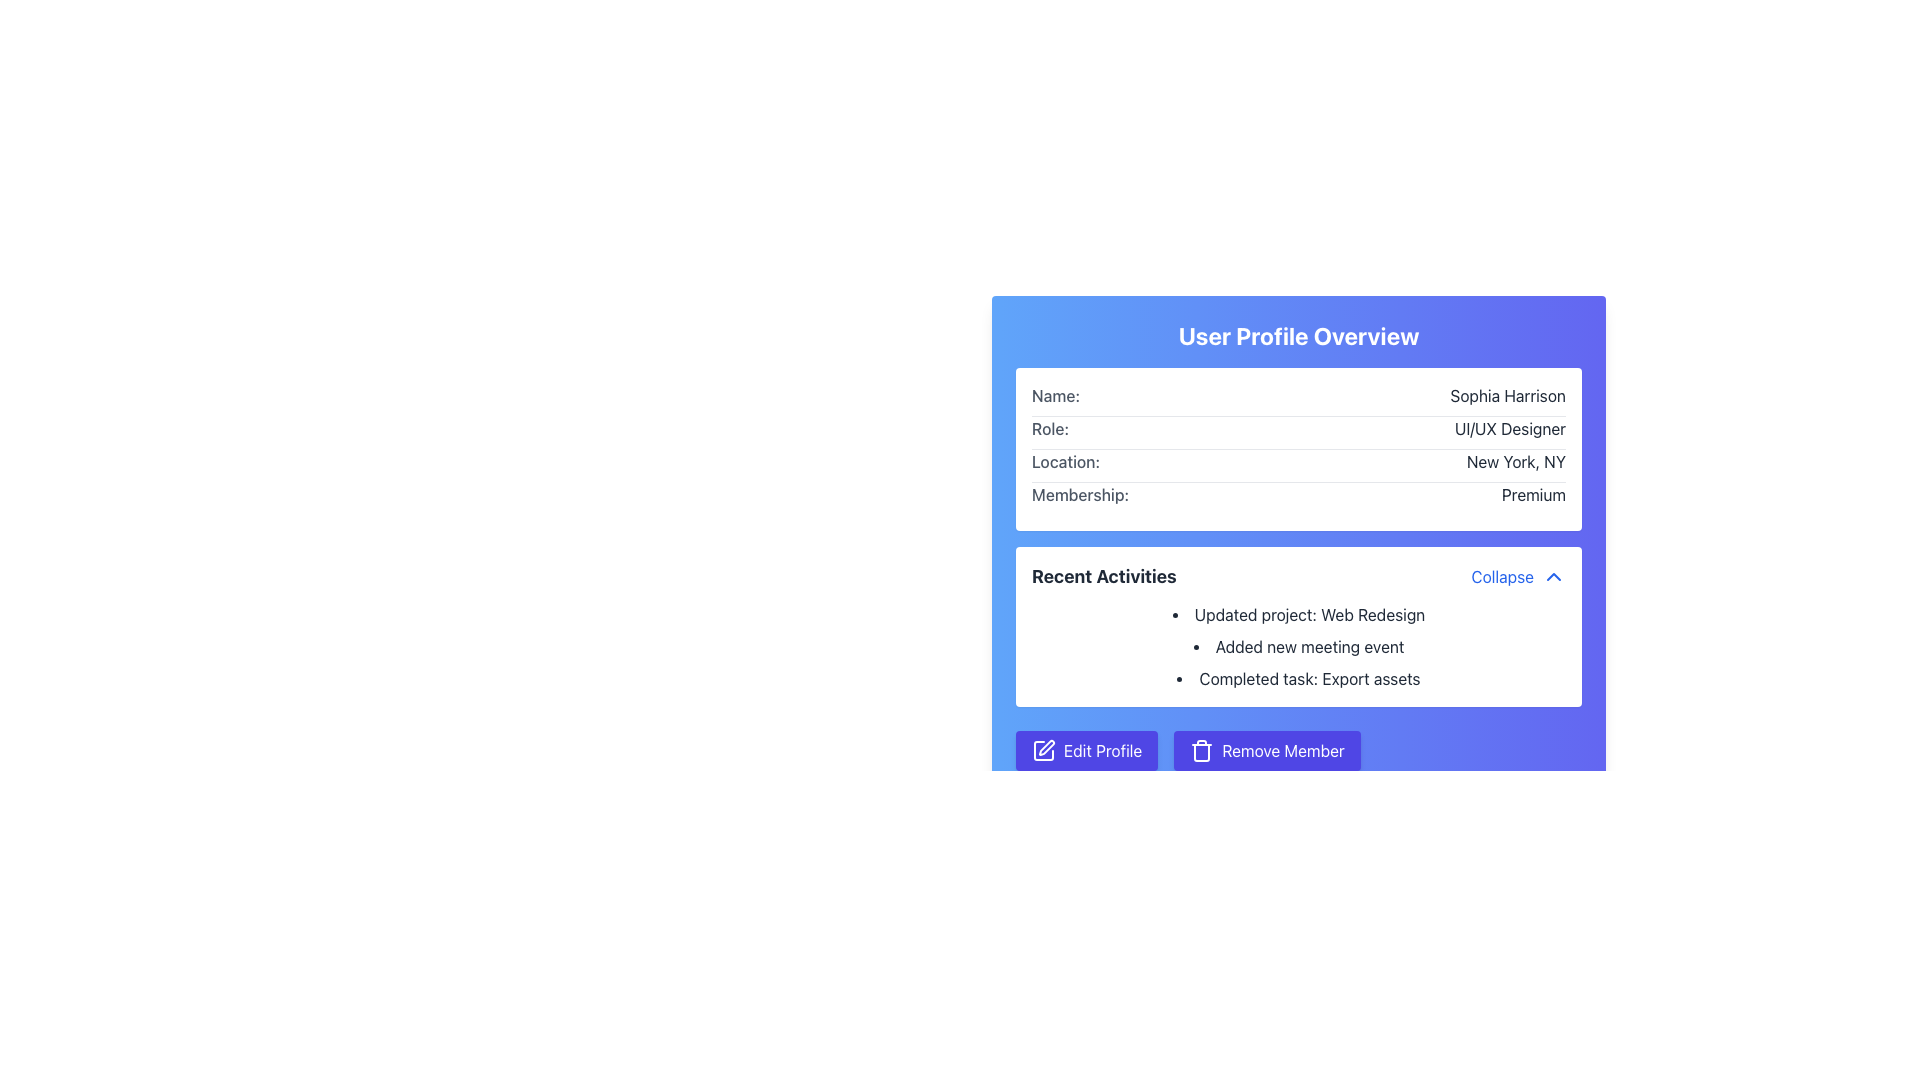 This screenshot has width=1920, height=1080. What do you see at coordinates (1299, 751) in the screenshot?
I see `the 'Remove Member' button located in the bottom-right of the 'User Profile Overview' section, following the 'Recent Activities' list` at bounding box center [1299, 751].